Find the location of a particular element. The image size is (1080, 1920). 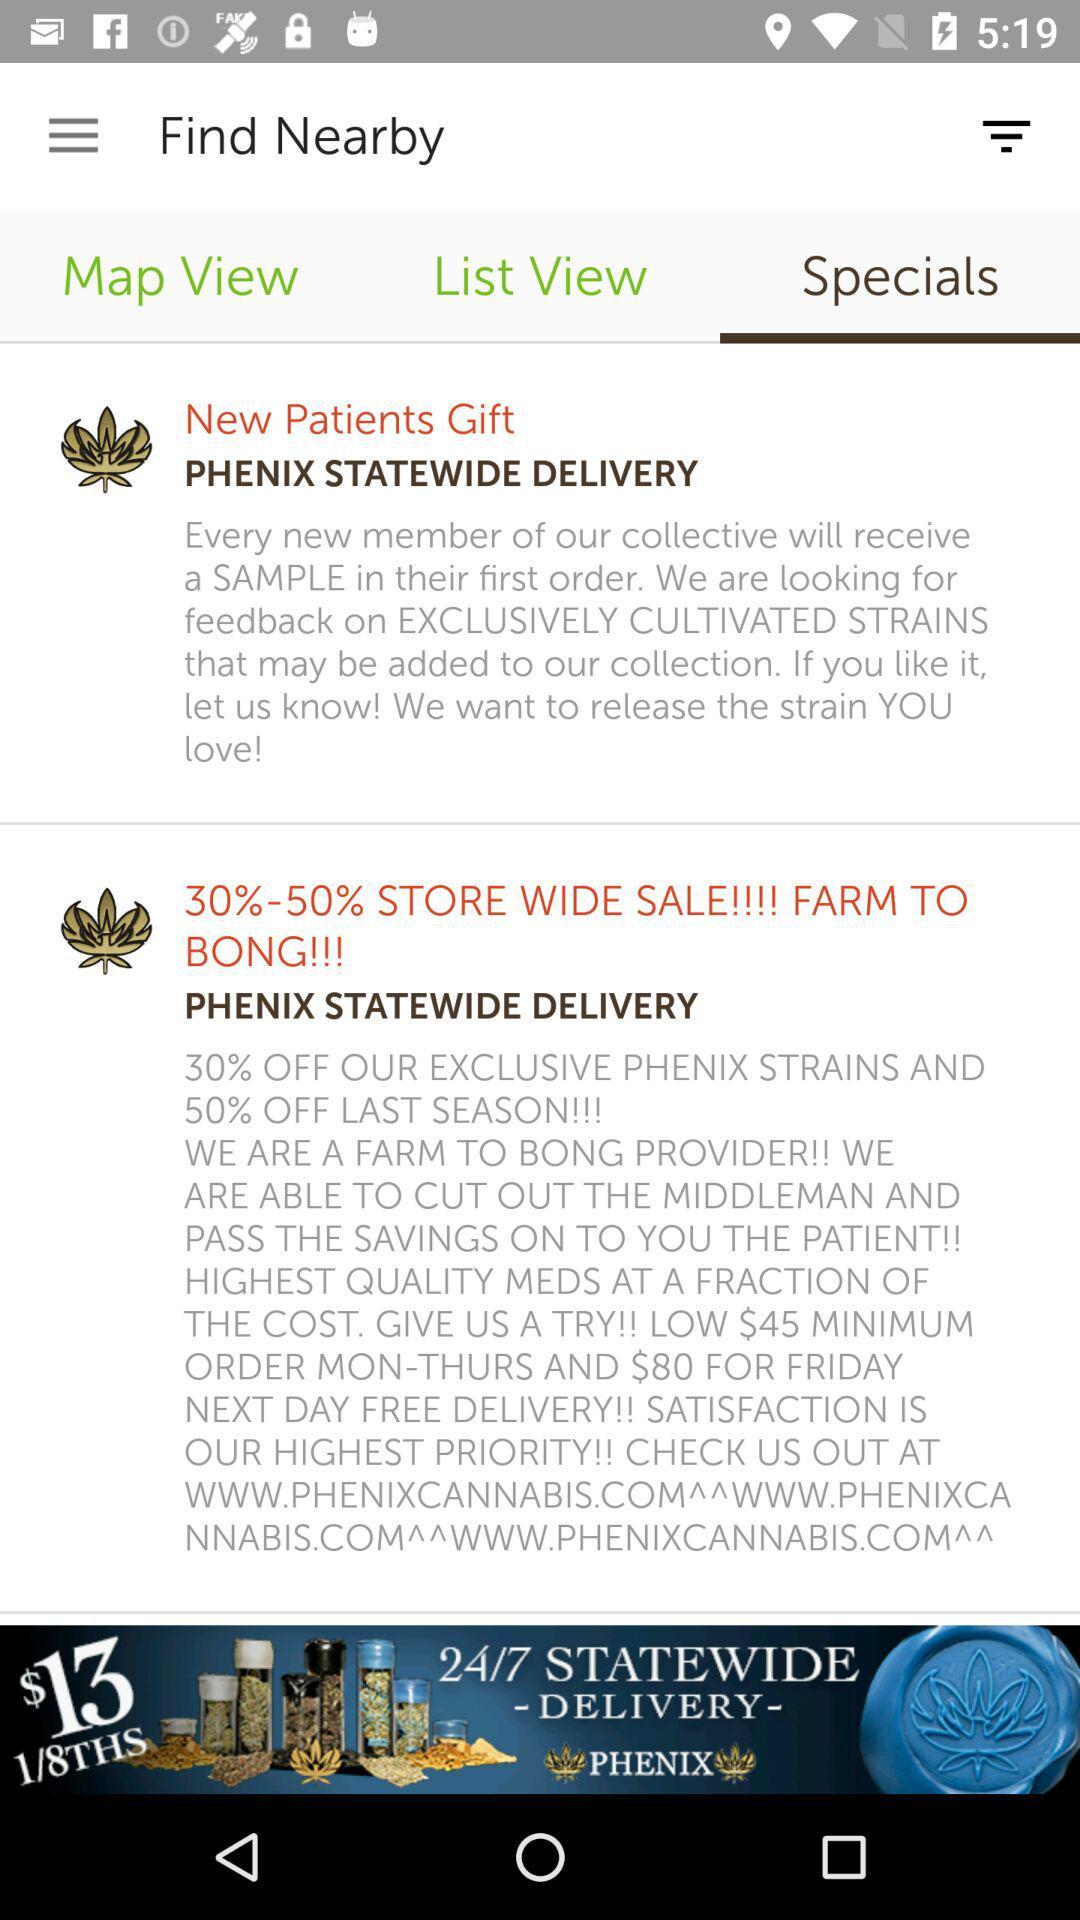

item below phenix statewide delivery icon is located at coordinates (604, 642).